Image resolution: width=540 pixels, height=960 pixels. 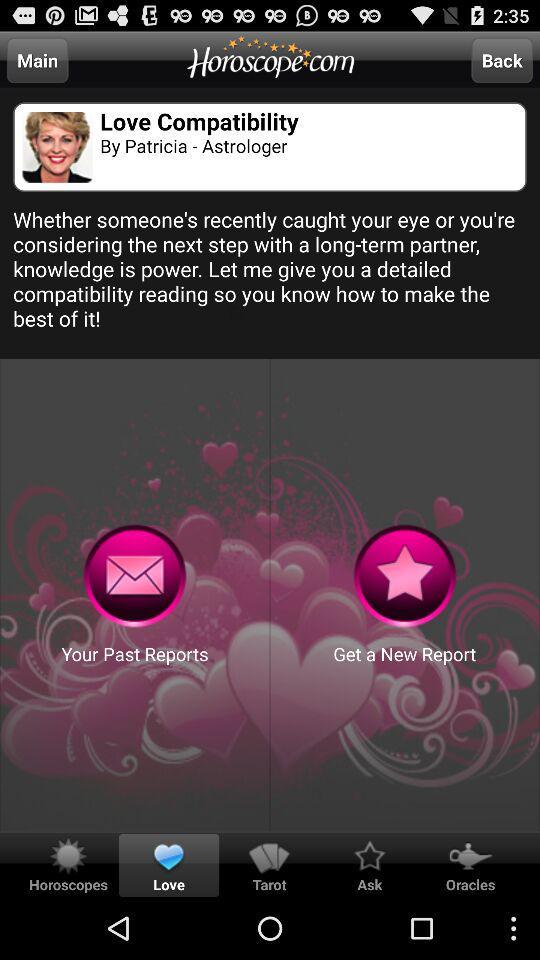 What do you see at coordinates (405, 576) in the screenshot?
I see `menu buttons` at bounding box center [405, 576].